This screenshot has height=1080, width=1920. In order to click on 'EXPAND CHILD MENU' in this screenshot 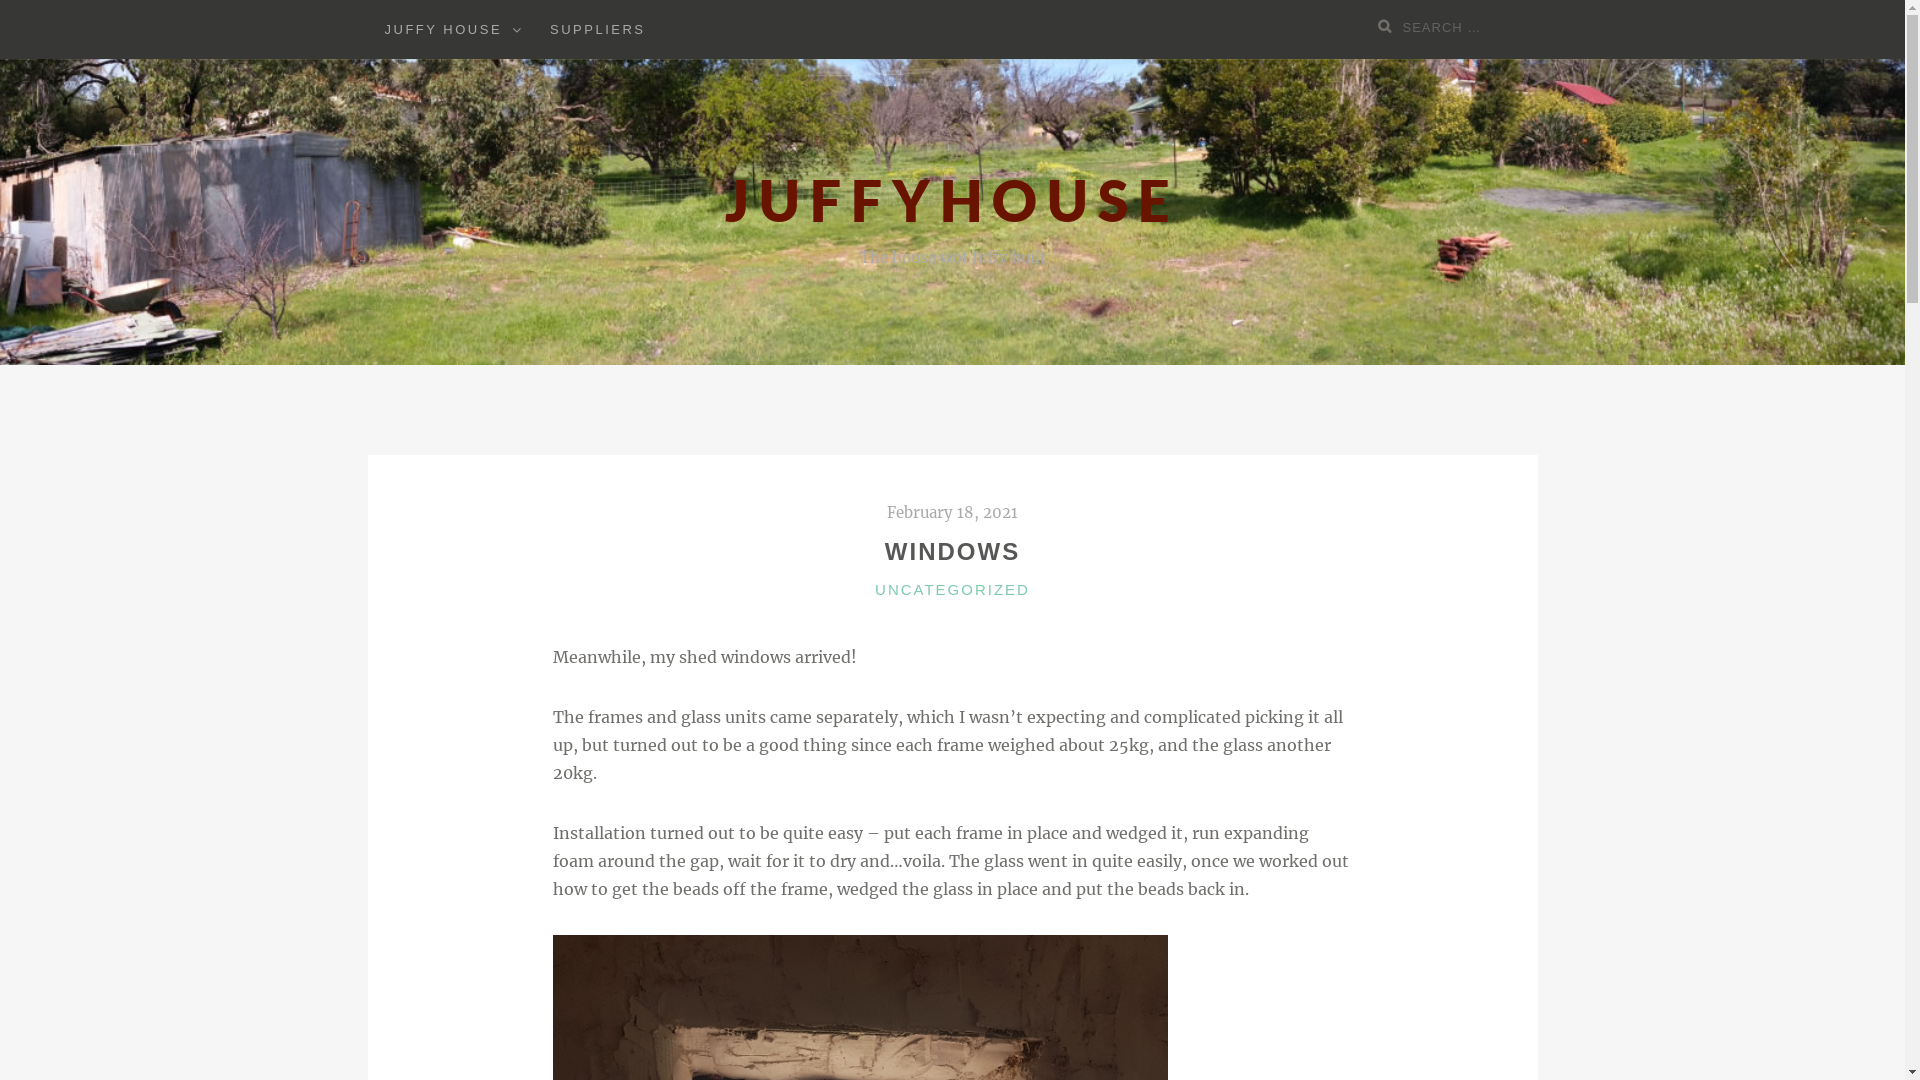, I will do `click(516, 28)`.